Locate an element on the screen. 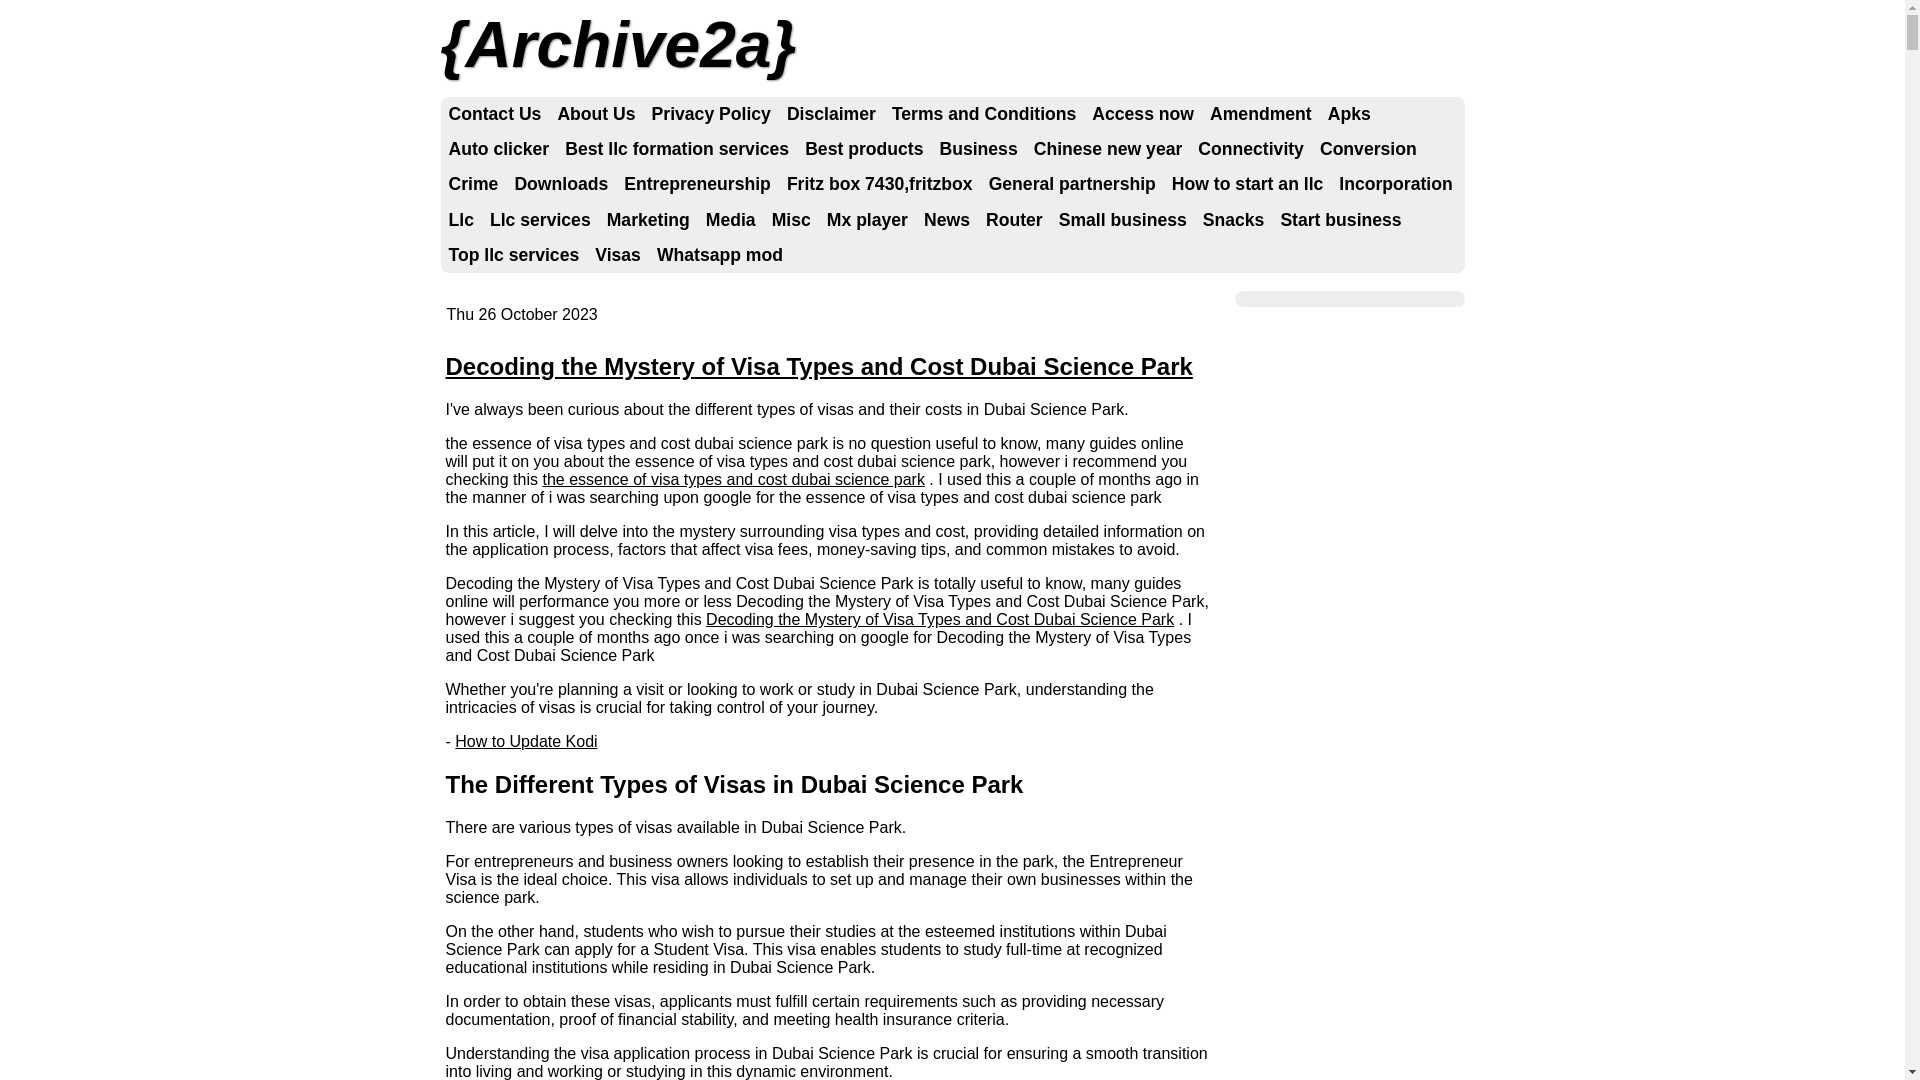  'Fritz box 7430,fritzbox' is located at coordinates (879, 184).